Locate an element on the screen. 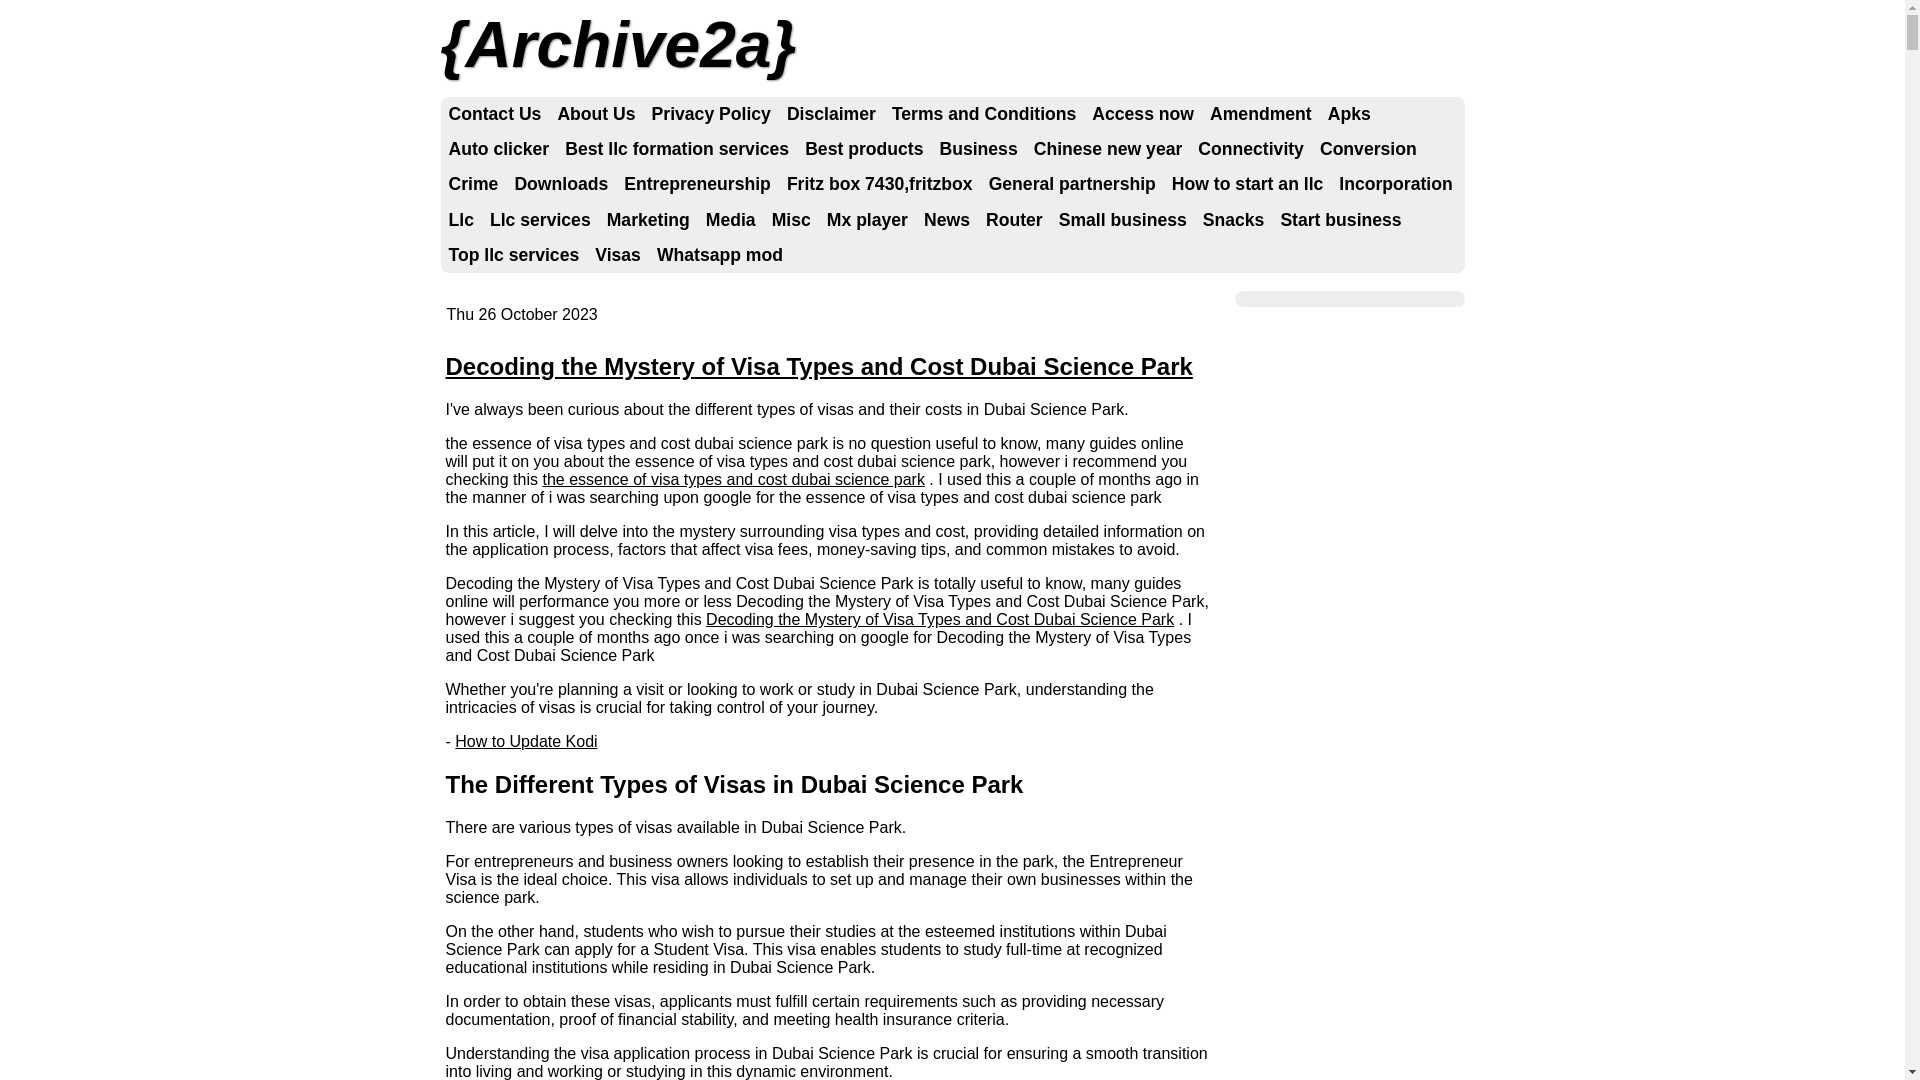  'Fritz box 7430,fritzbox' is located at coordinates (879, 184).